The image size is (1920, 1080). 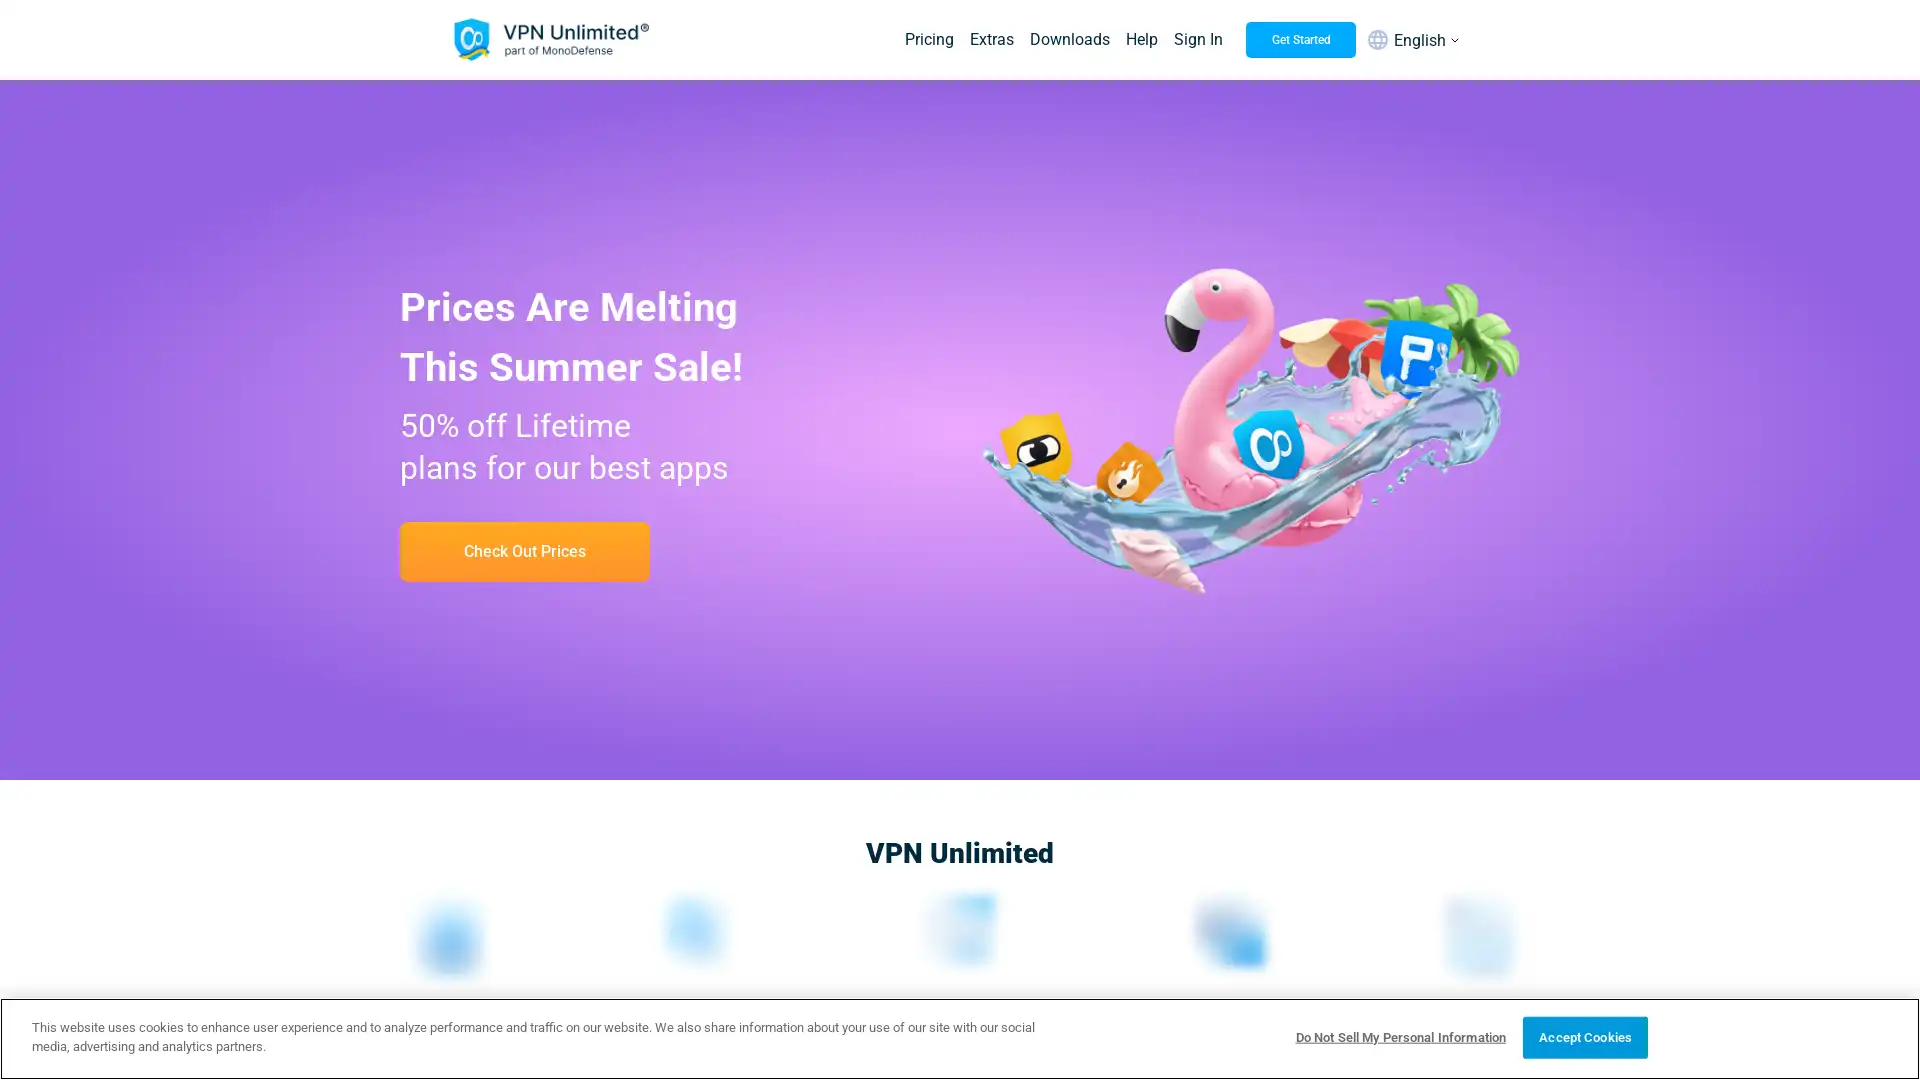 I want to click on Accept Cookies, so click(x=1584, y=1036).